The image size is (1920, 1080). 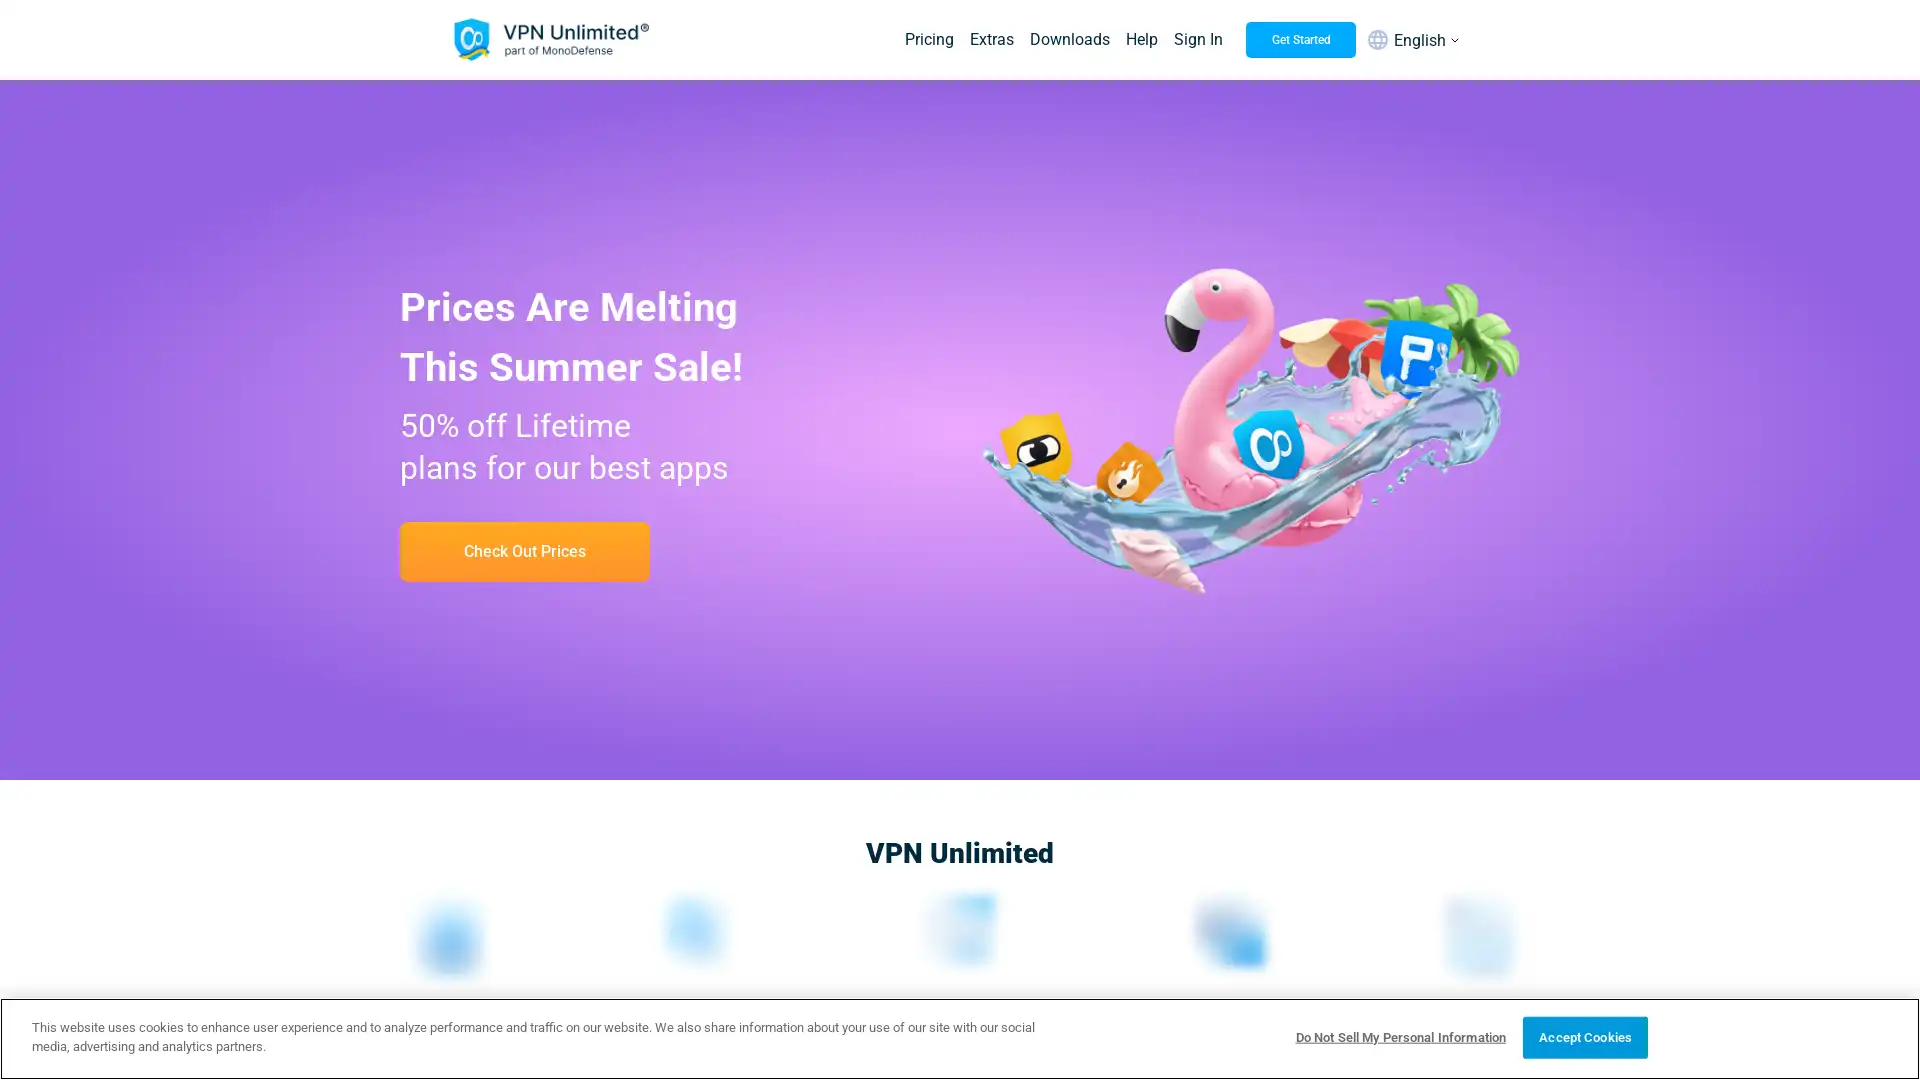 I want to click on Accept Cookies, so click(x=1584, y=1036).